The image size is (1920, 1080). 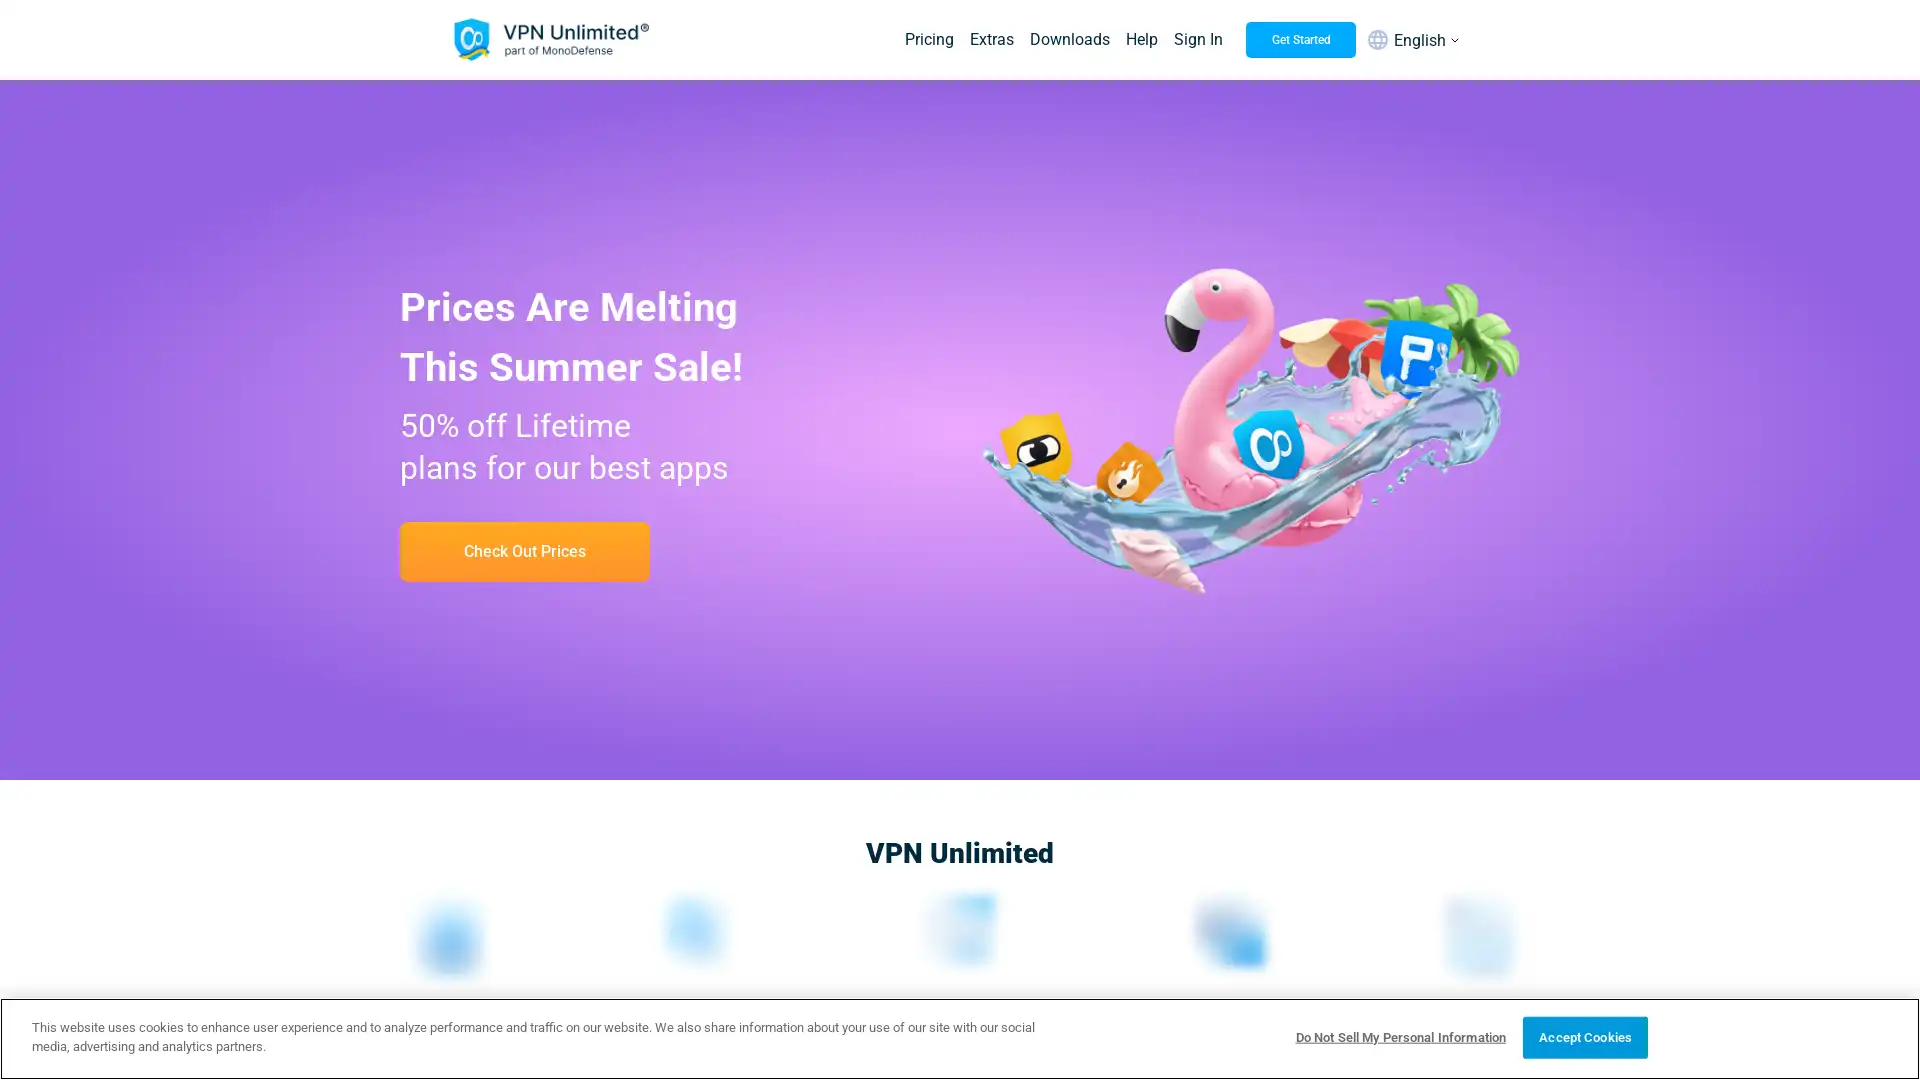 I want to click on Accept Cookies, so click(x=1584, y=1036).